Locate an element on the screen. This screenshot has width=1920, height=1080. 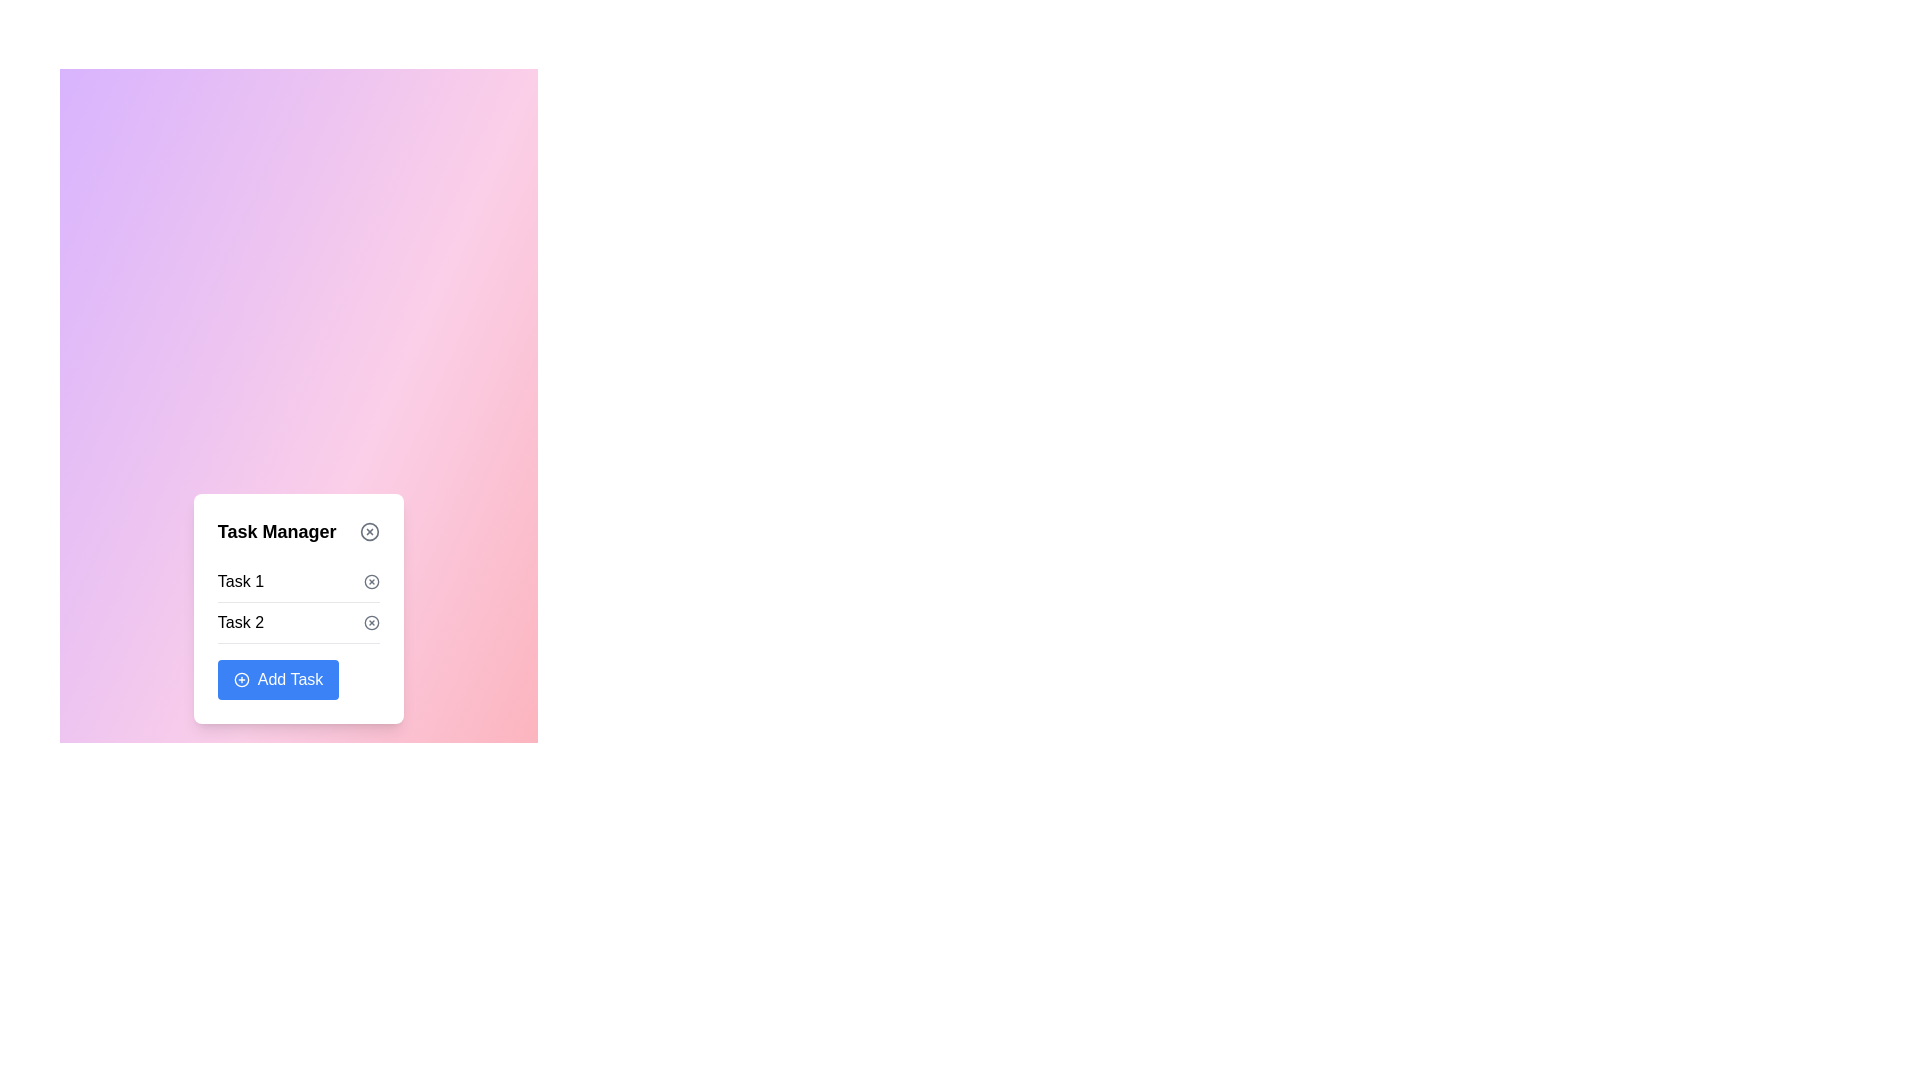
the close button to close the dialog is located at coordinates (370, 531).